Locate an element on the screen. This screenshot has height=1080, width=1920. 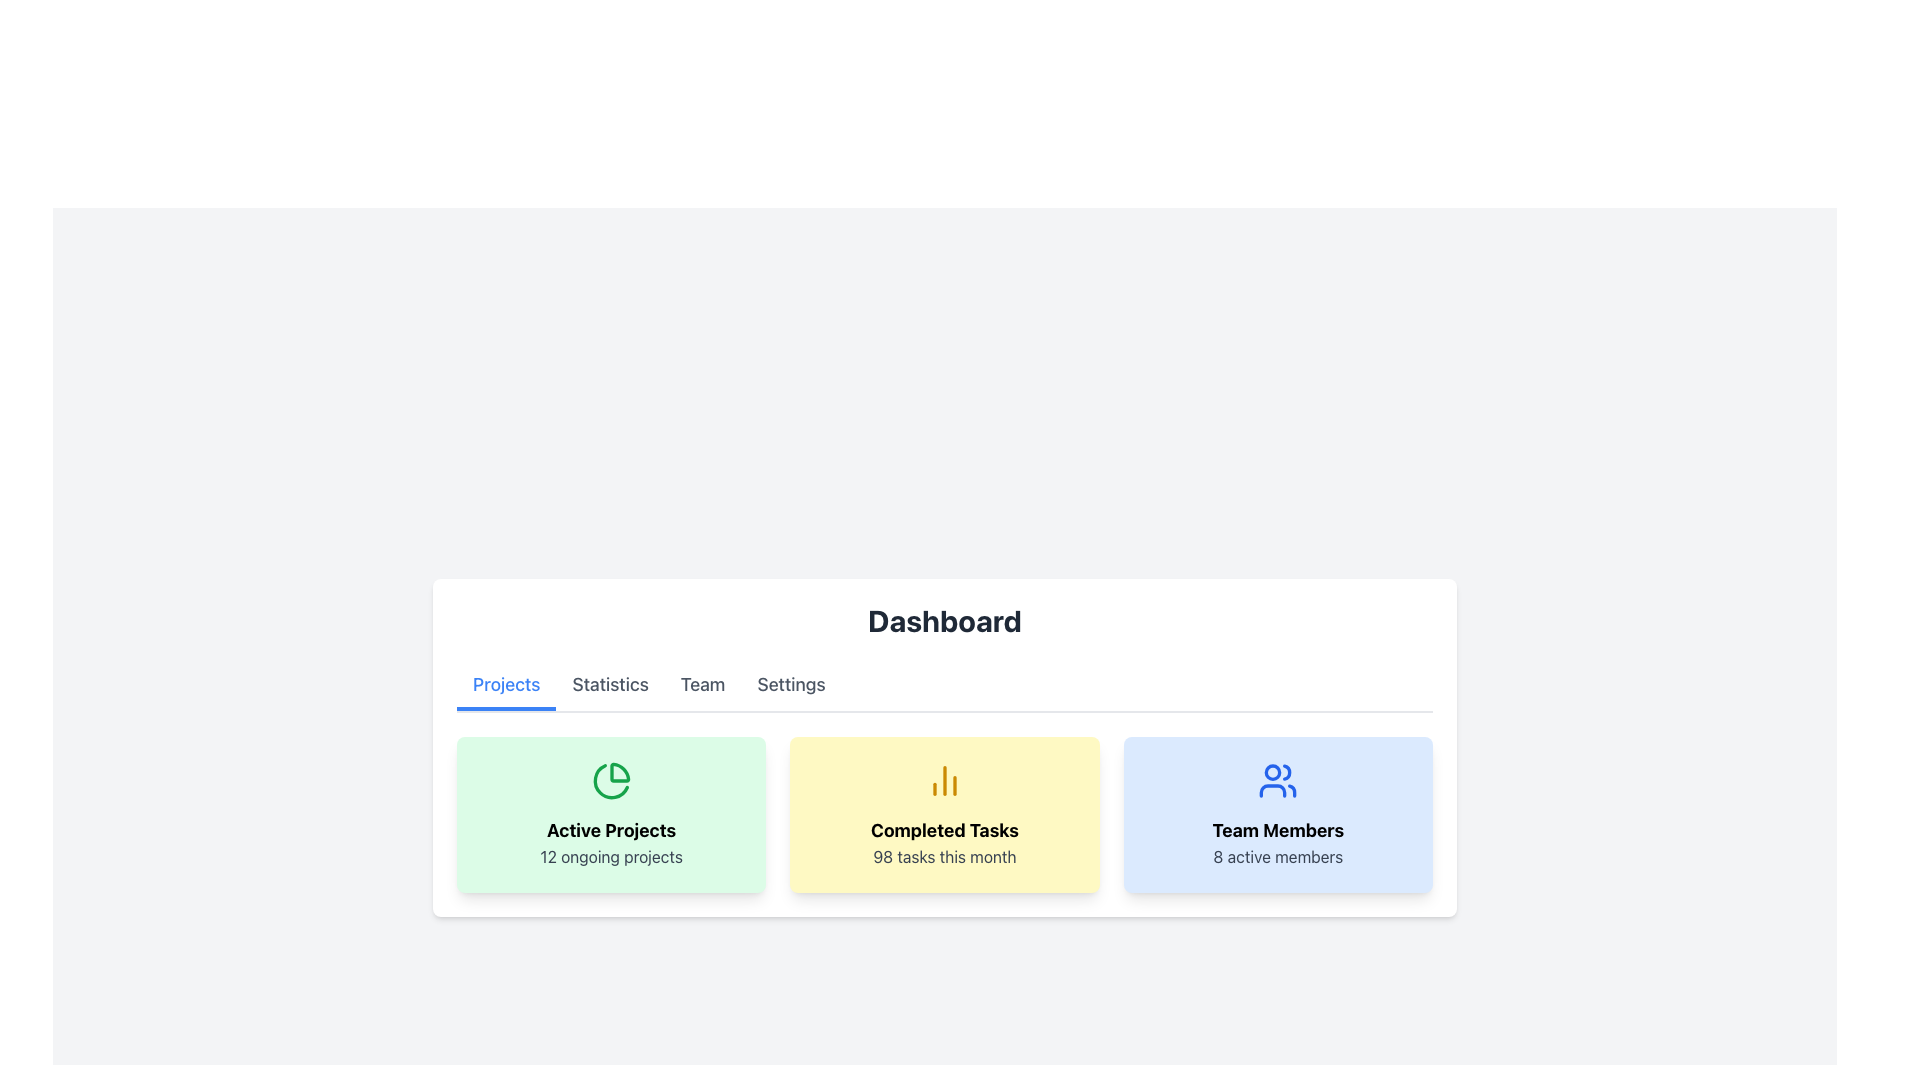
the 'Settings' button tab, which is styled with gray text and a hover effect that changes its color to blue is located at coordinates (790, 685).